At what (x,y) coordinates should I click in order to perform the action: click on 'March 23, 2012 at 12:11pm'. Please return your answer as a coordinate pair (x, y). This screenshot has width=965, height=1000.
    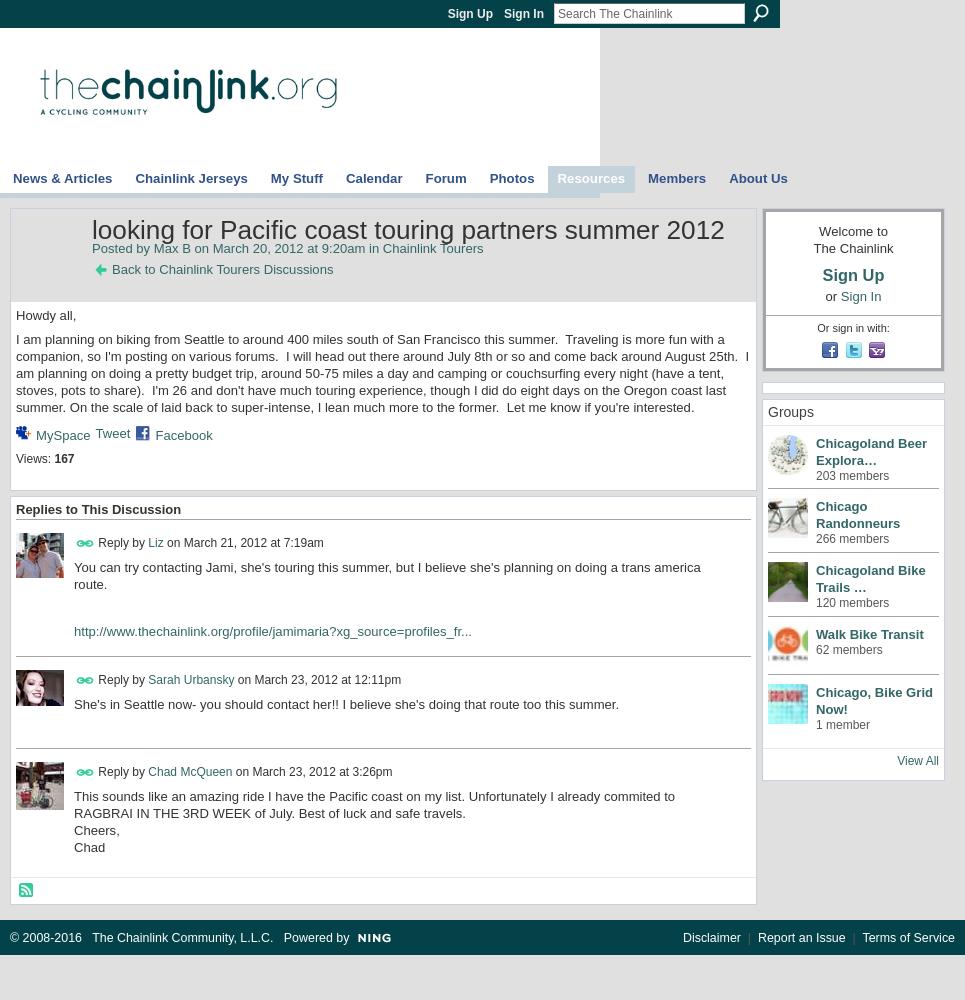
    Looking at the image, I should click on (326, 679).